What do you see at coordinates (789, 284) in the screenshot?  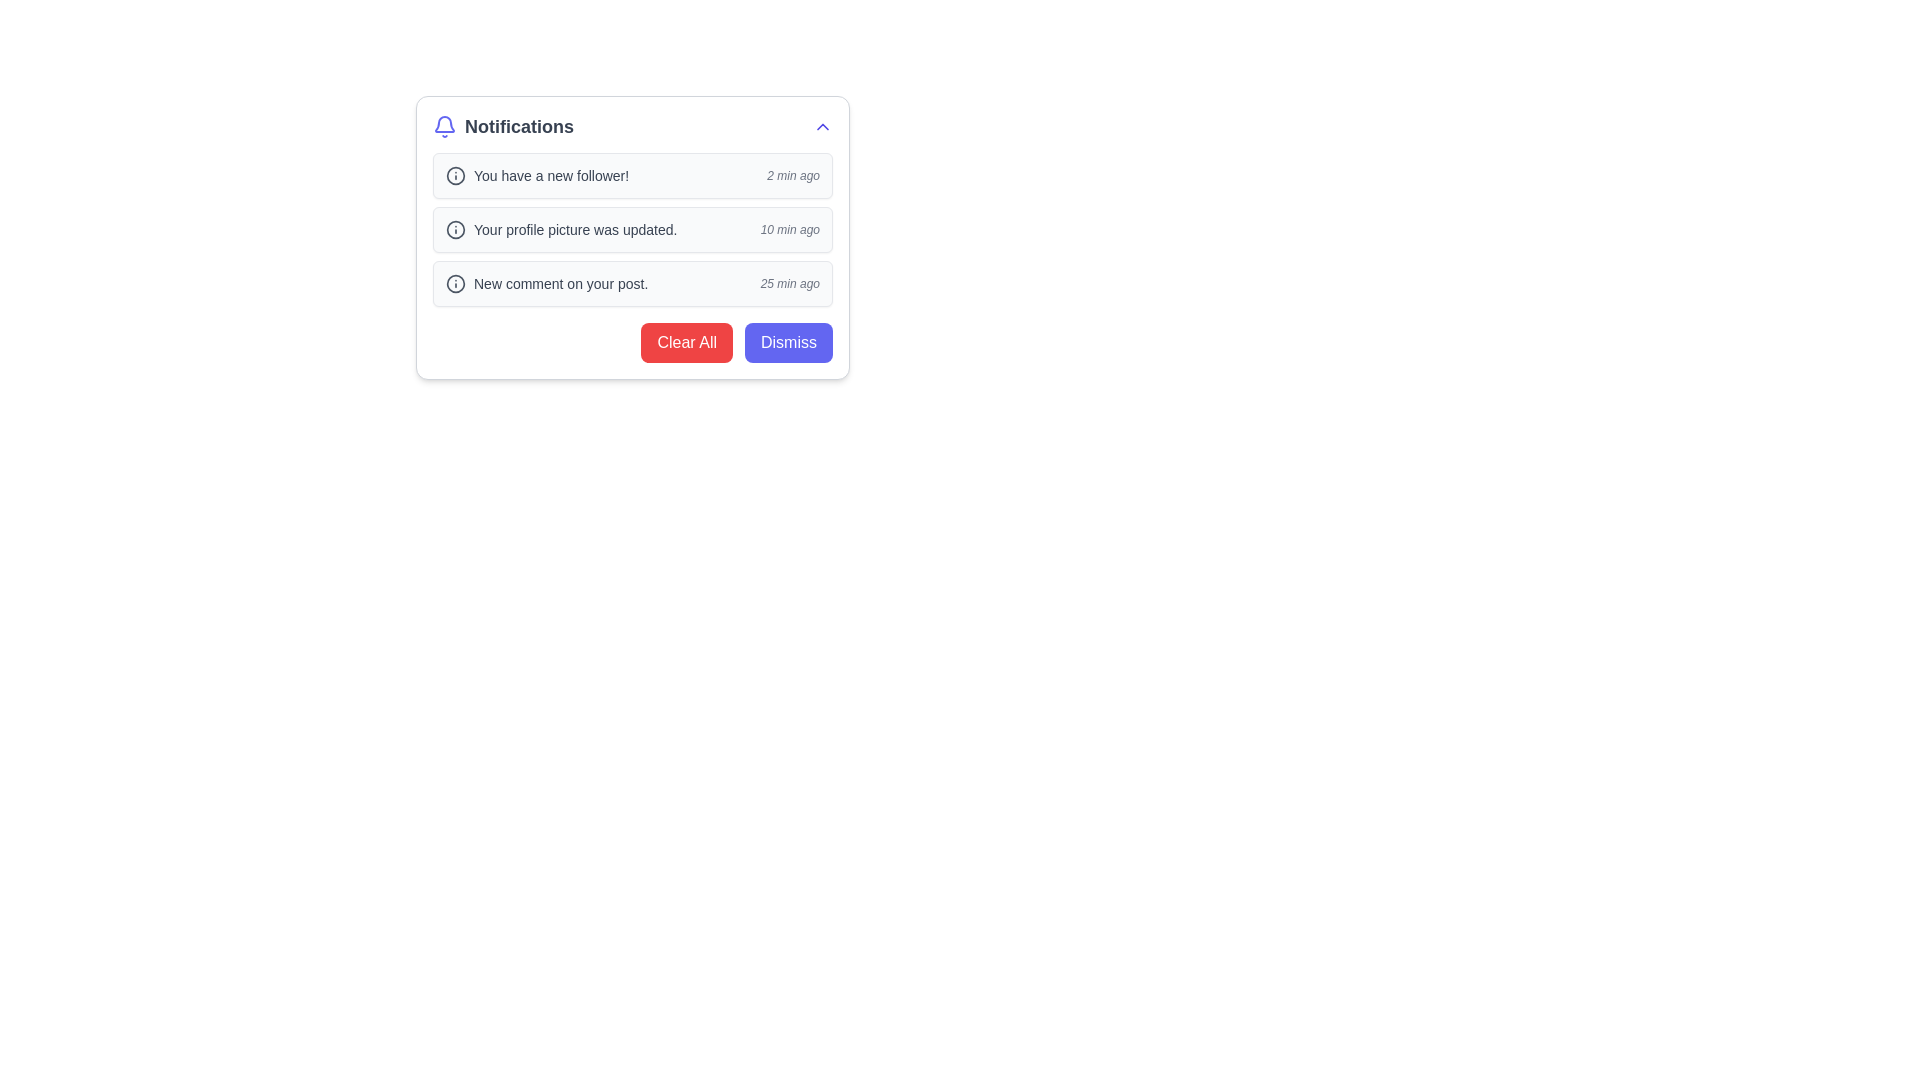 I see `the small italicized text label displaying '25 min ago' located at the bottom-right corner of the third notification card, next to 'New comment on your post.'` at bounding box center [789, 284].